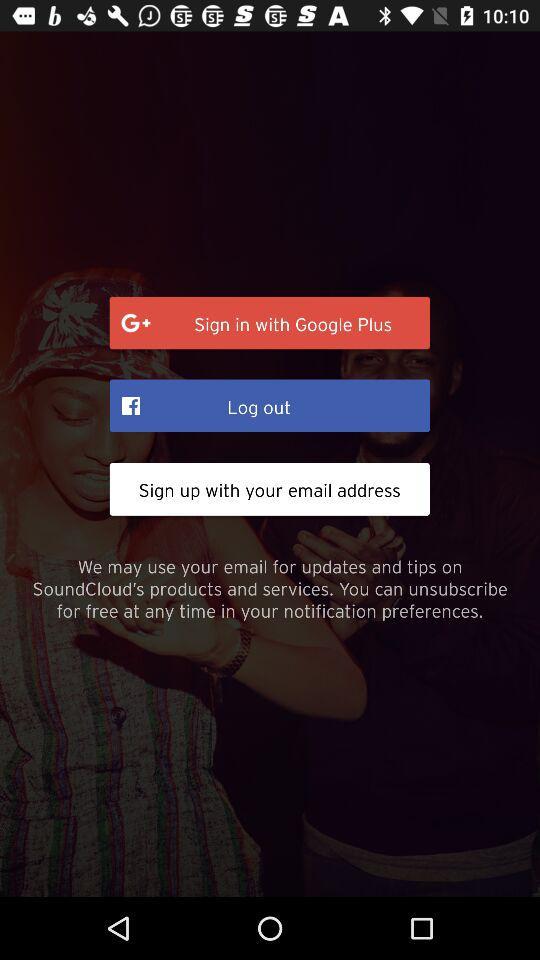  Describe the element at coordinates (270, 404) in the screenshot. I see `the icon above sign up with item` at that location.